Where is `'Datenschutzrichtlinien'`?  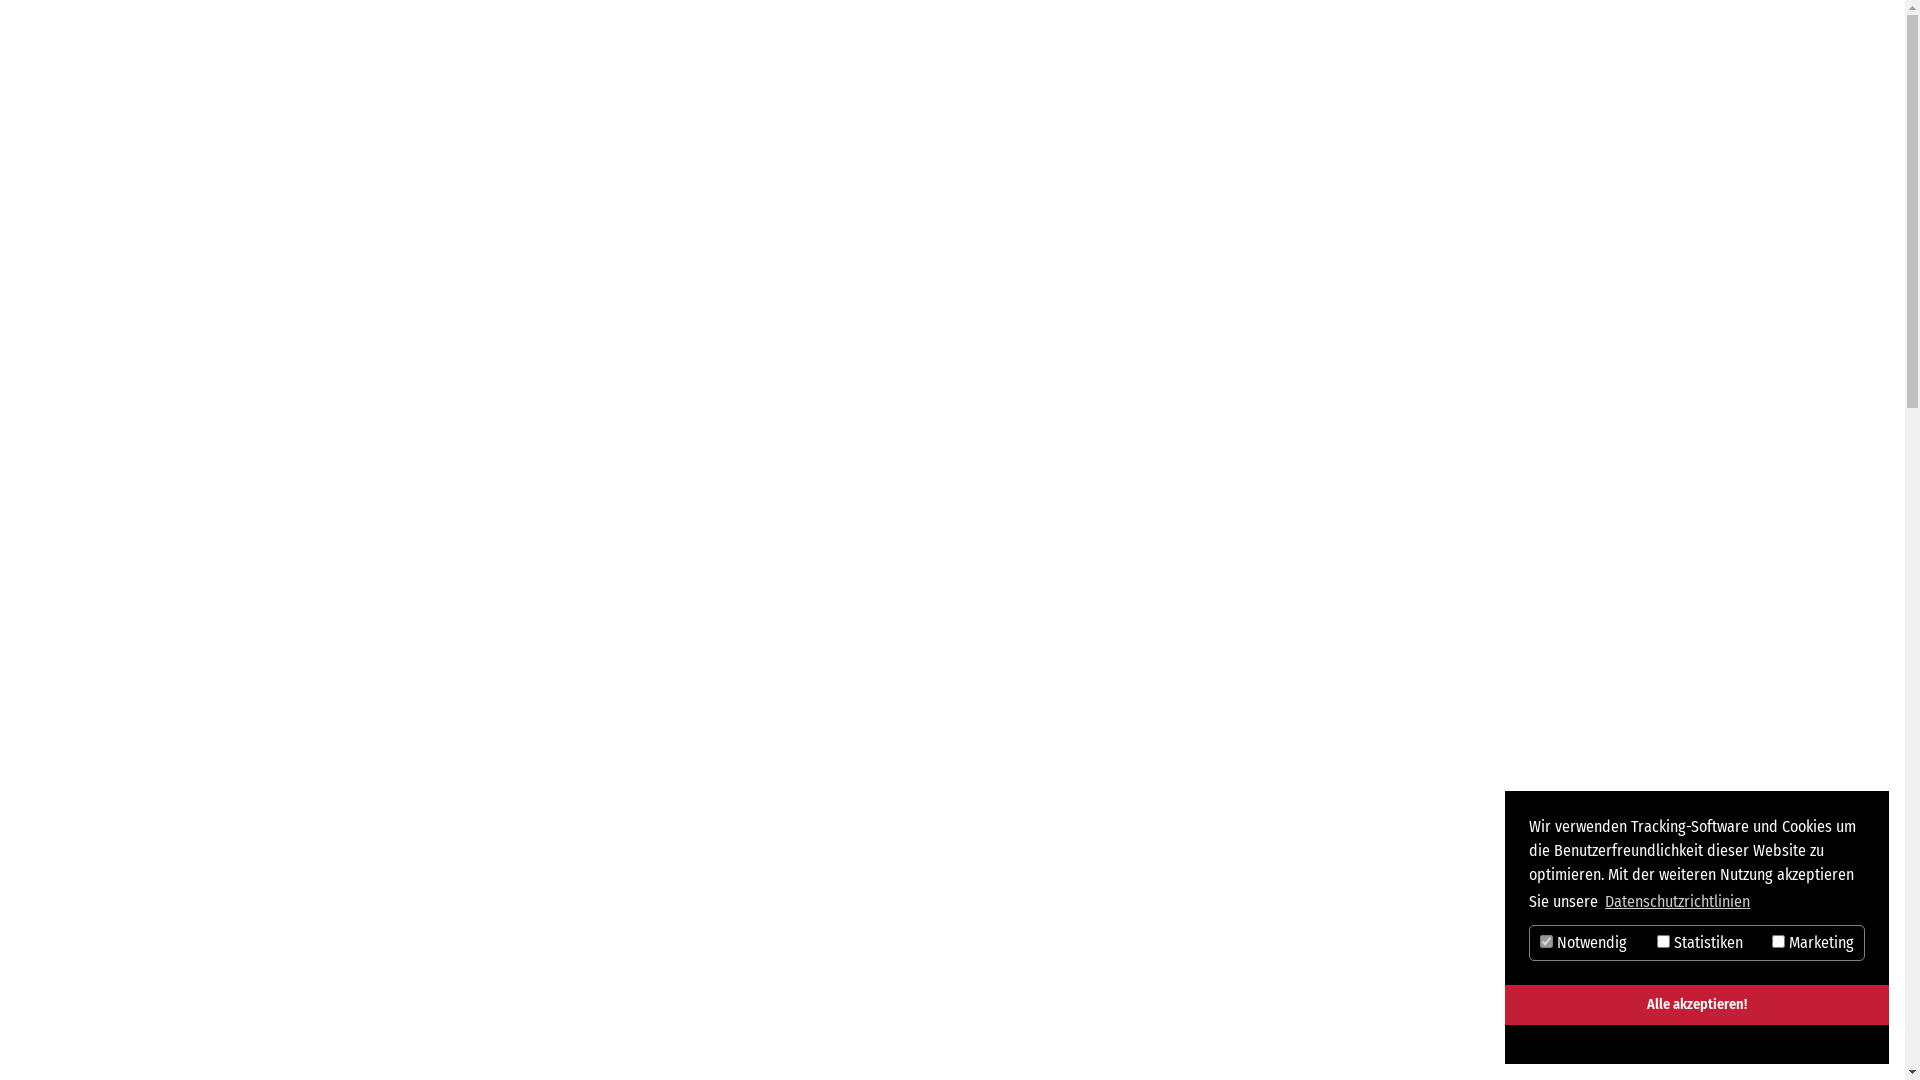
'Datenschutzrichtlinien' is located at coordinates (1602, 902).